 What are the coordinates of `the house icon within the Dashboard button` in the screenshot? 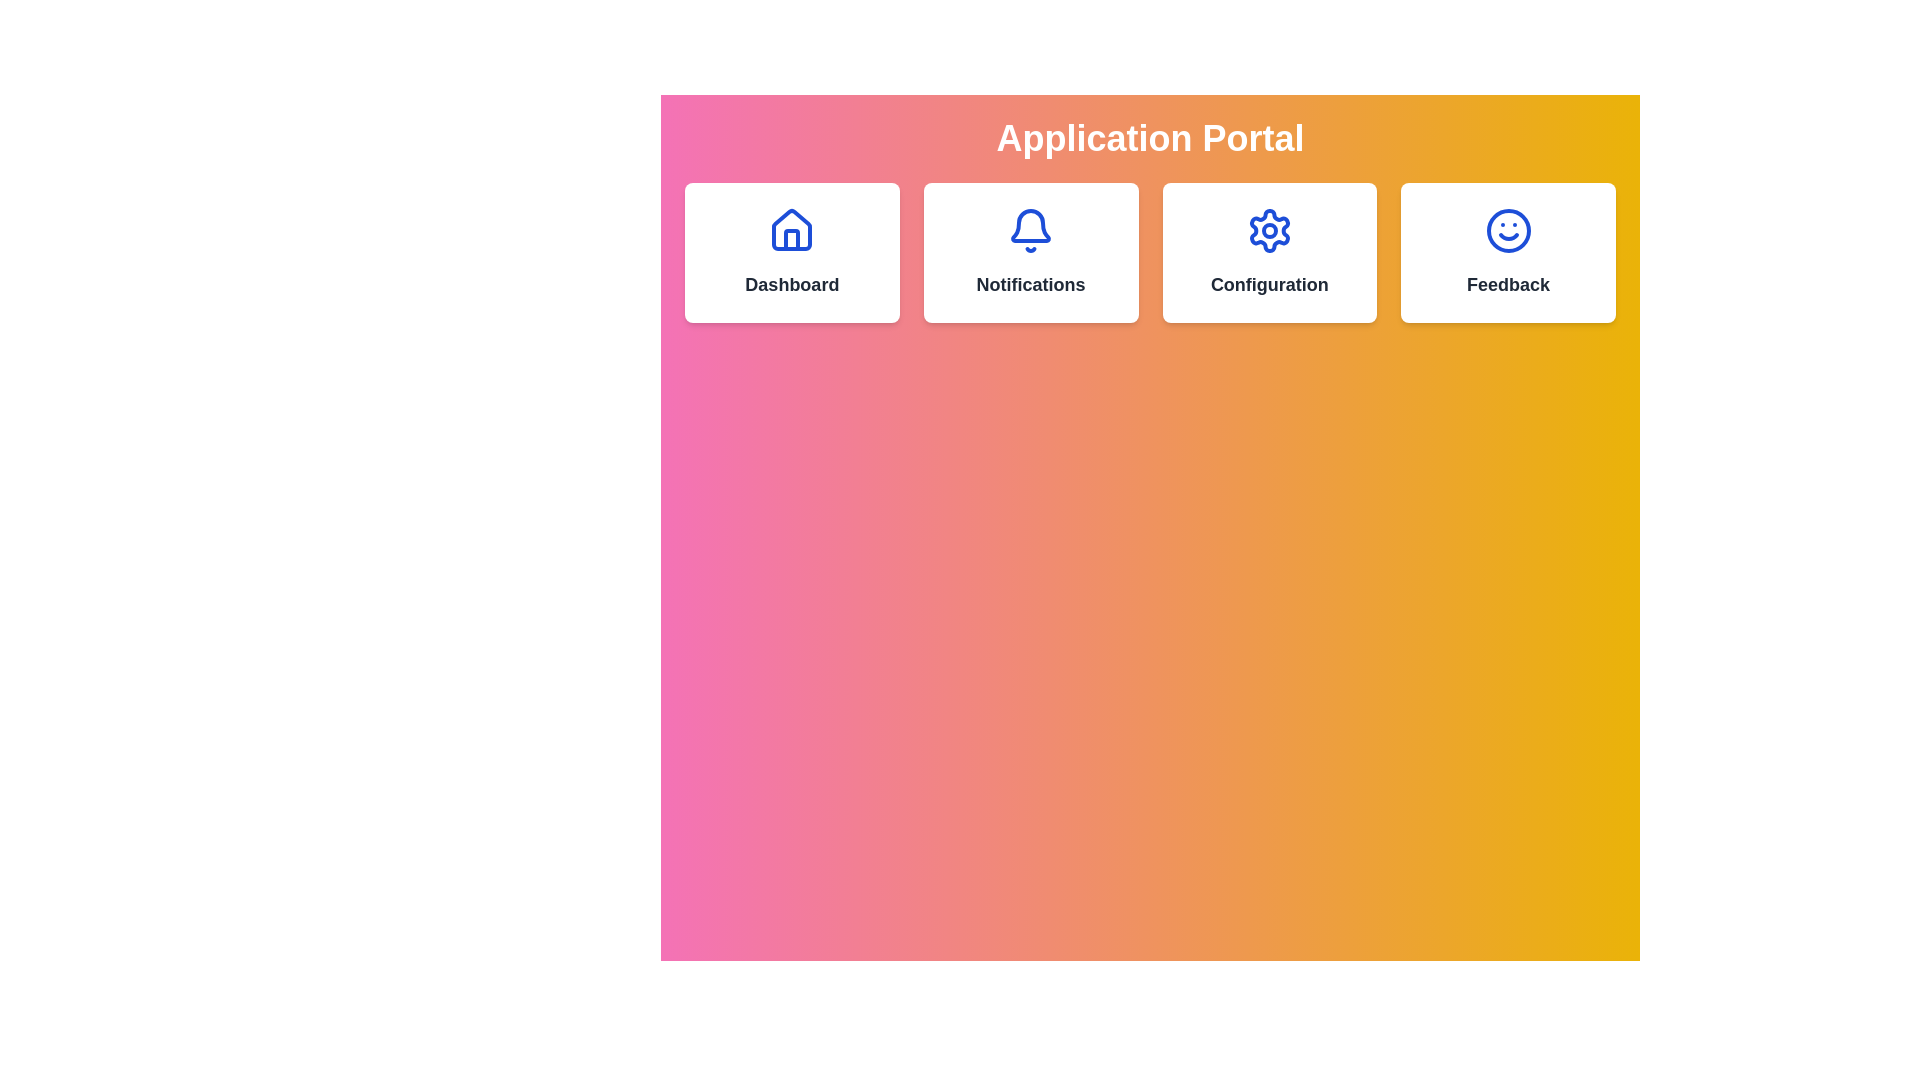 It's located at (791, 238).